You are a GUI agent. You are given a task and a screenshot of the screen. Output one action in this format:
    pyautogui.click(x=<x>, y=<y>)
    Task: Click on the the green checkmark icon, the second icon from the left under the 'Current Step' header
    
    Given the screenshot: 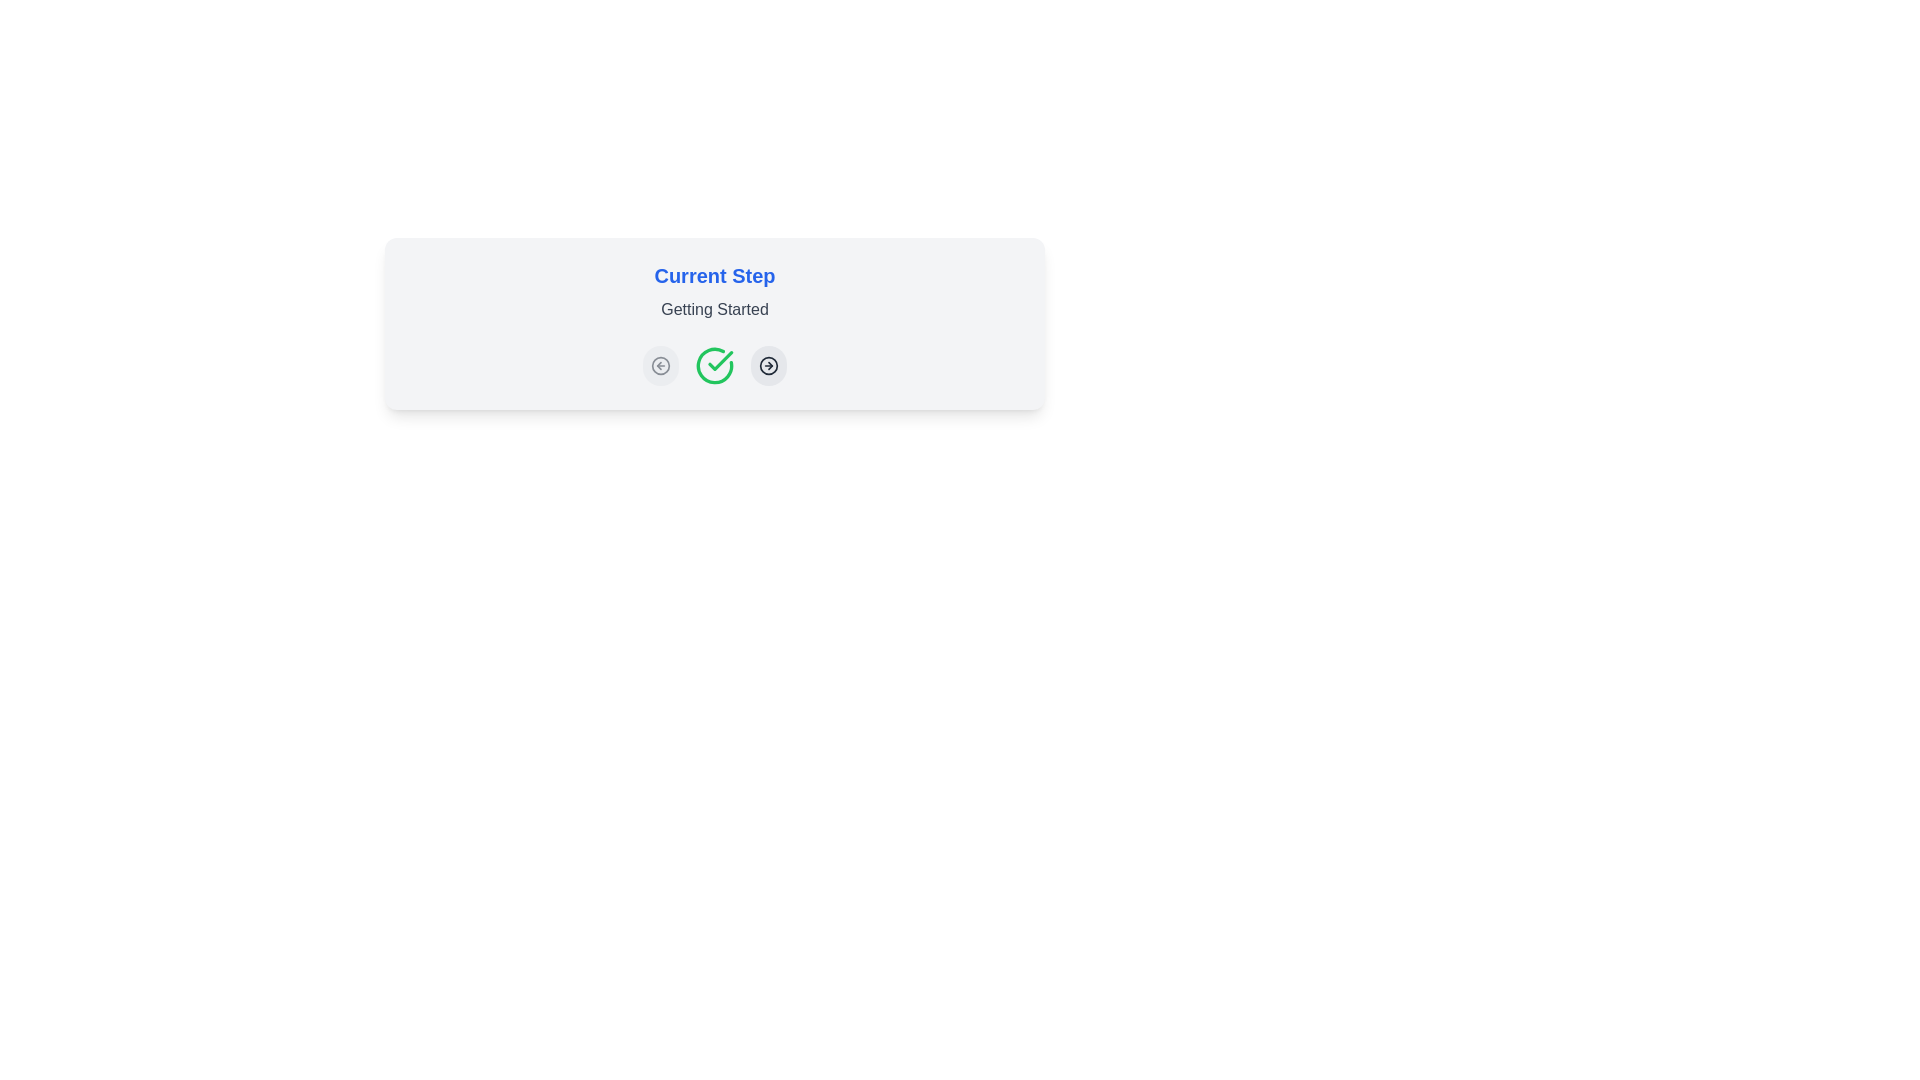 What is the action you would take?
    pyautogui.click(x=720, y=361)
    